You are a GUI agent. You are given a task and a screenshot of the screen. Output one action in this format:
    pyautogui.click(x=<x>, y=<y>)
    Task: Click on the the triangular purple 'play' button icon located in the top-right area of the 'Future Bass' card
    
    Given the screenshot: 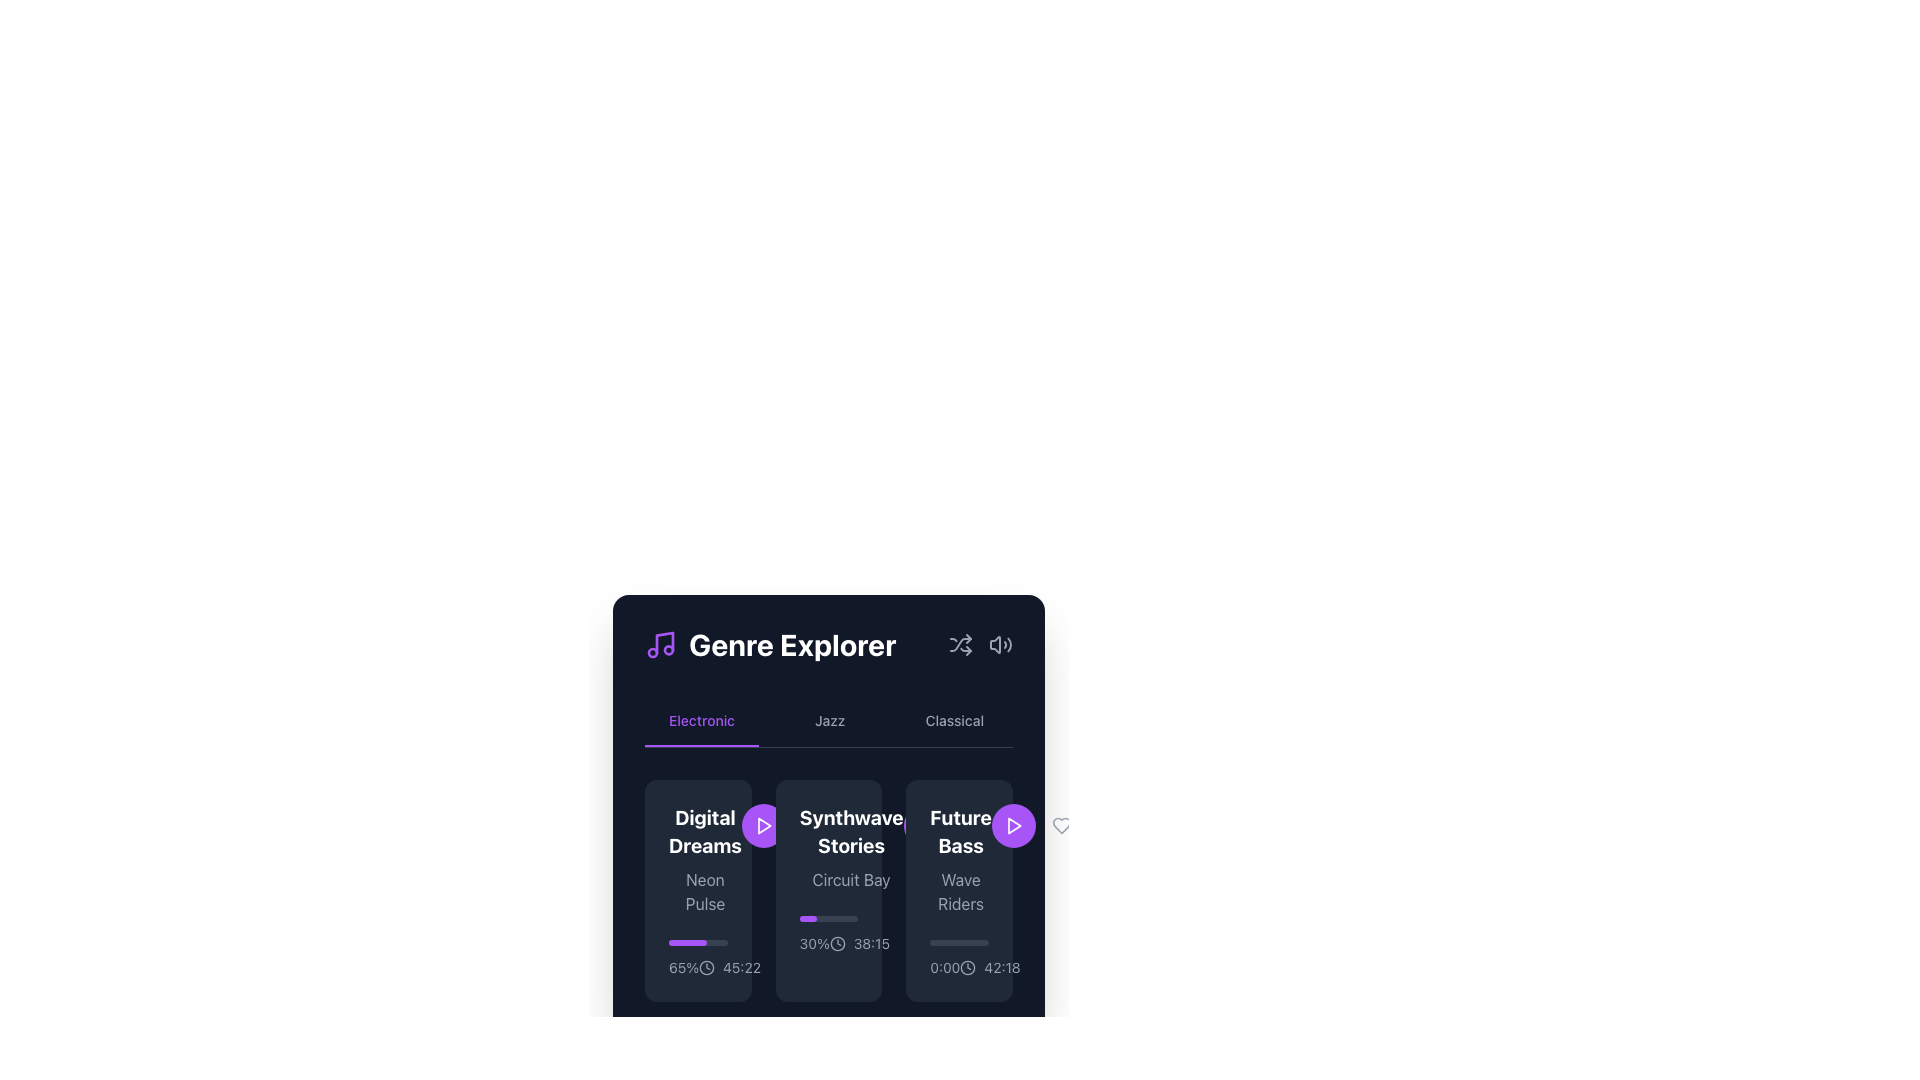 What is the action you would take?
    pyautogui.click(x=763, y=825)
    